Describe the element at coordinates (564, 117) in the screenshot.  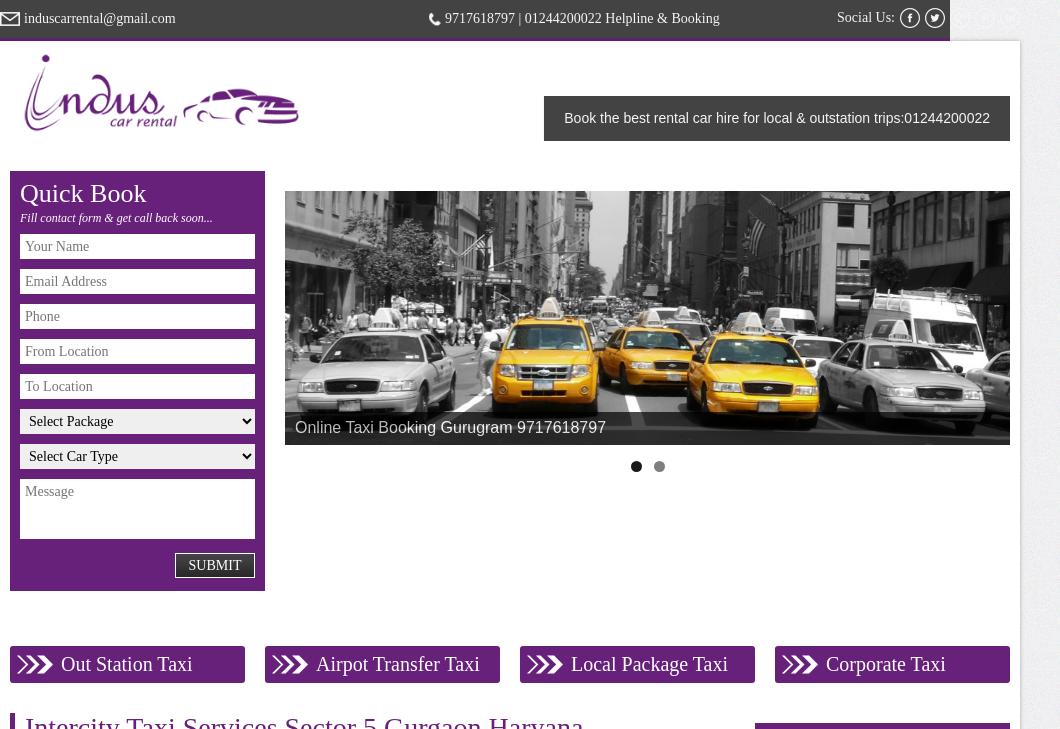
I see `'Book the best rental car hire for local & outstation trips:01244200022'` at that location.